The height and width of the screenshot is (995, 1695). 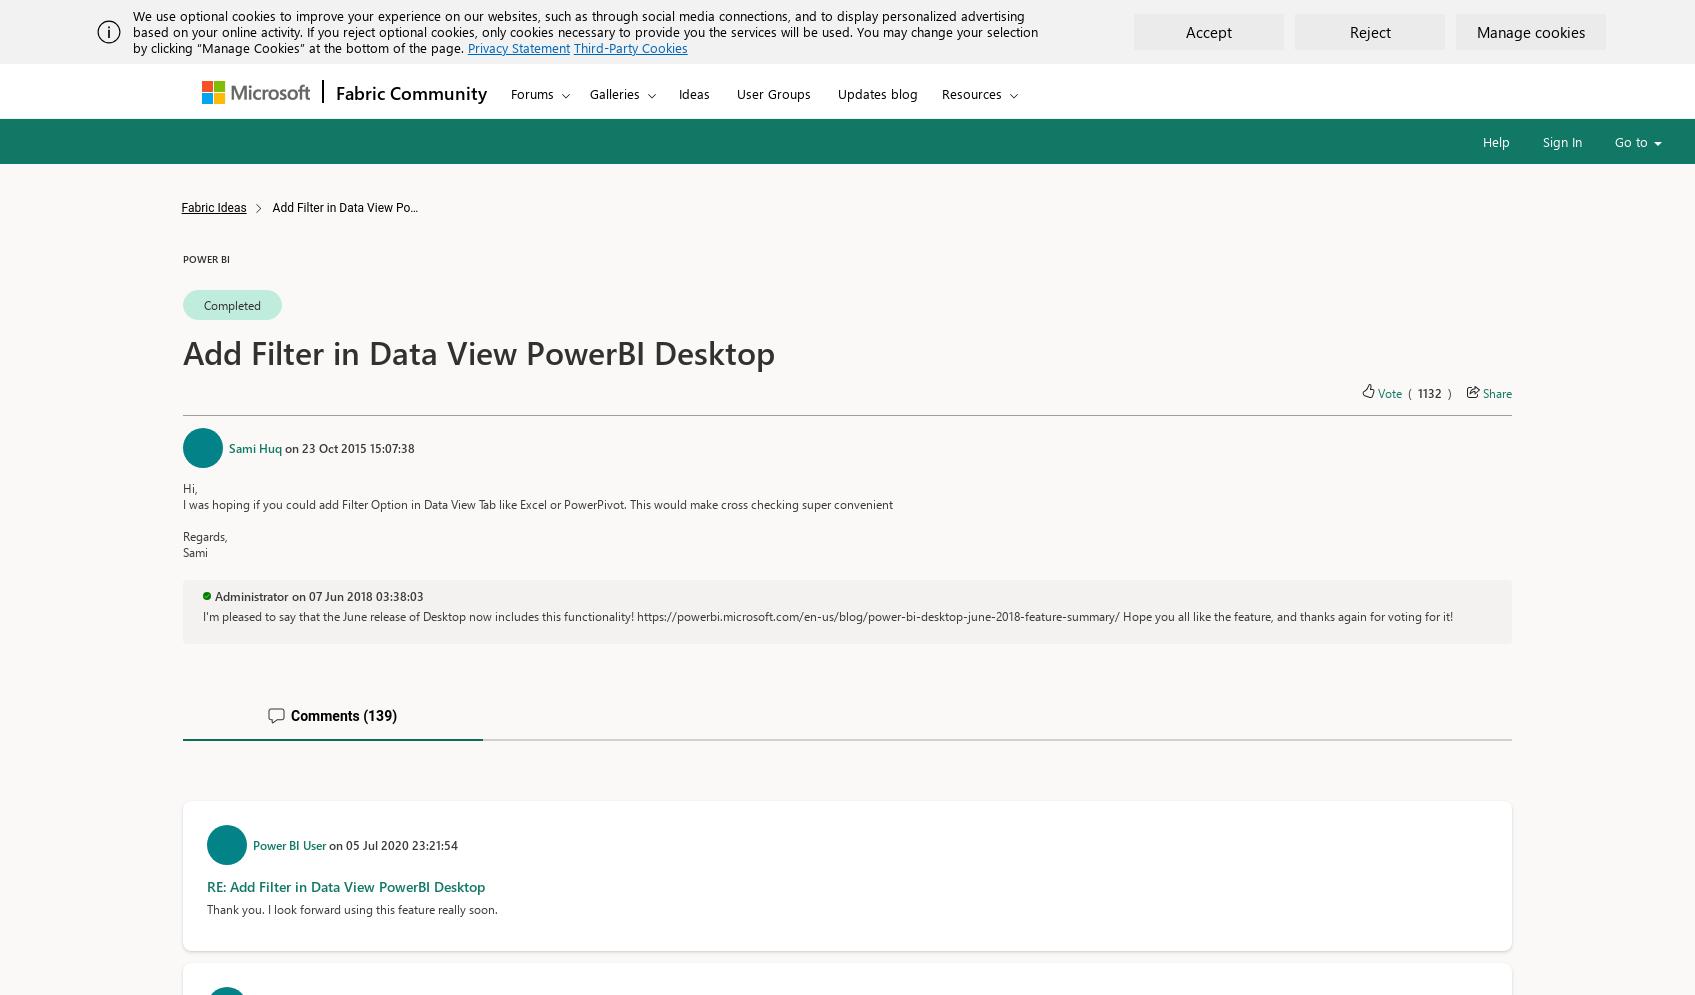 What do you see at coordinates (194, 552) in the screenshot?
I see `'Sami'` at bounding box center [194, 552].